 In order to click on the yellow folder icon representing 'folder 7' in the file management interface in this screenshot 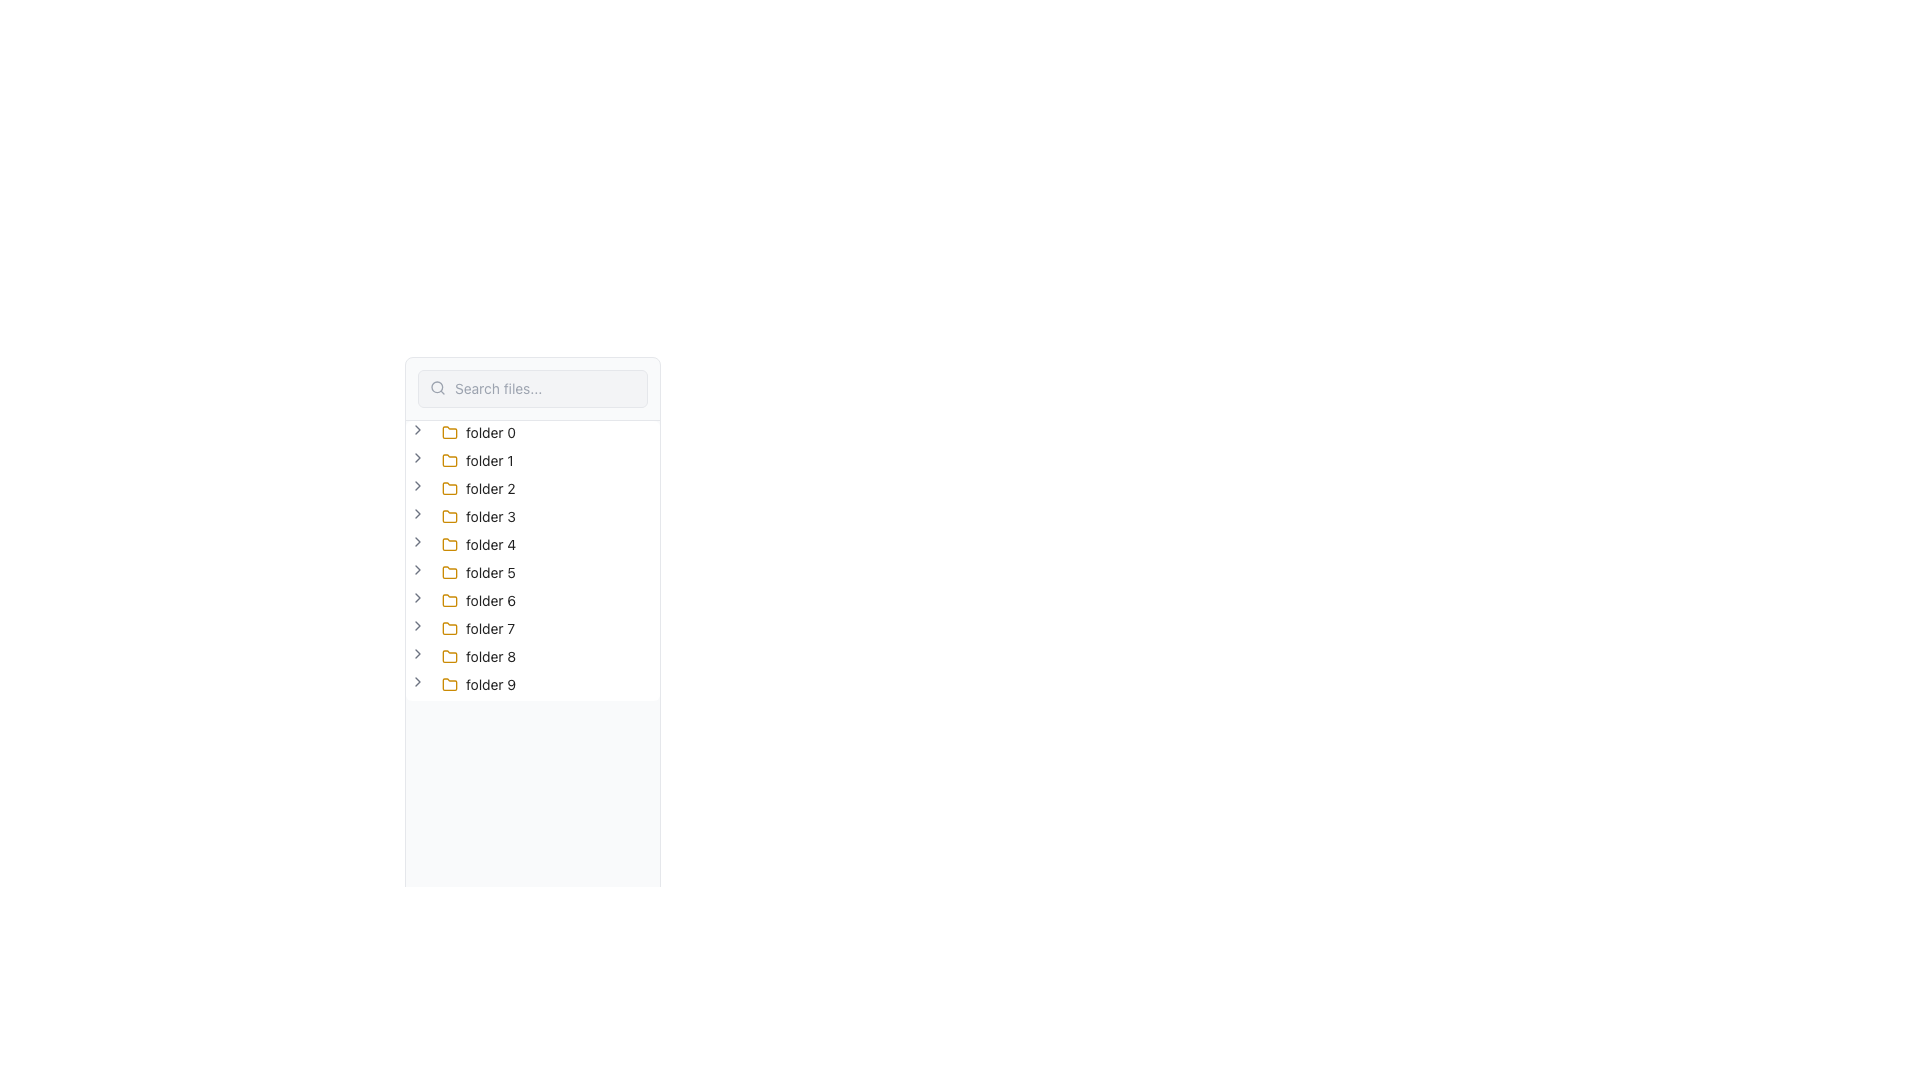, I will do `click(449, 627)`.